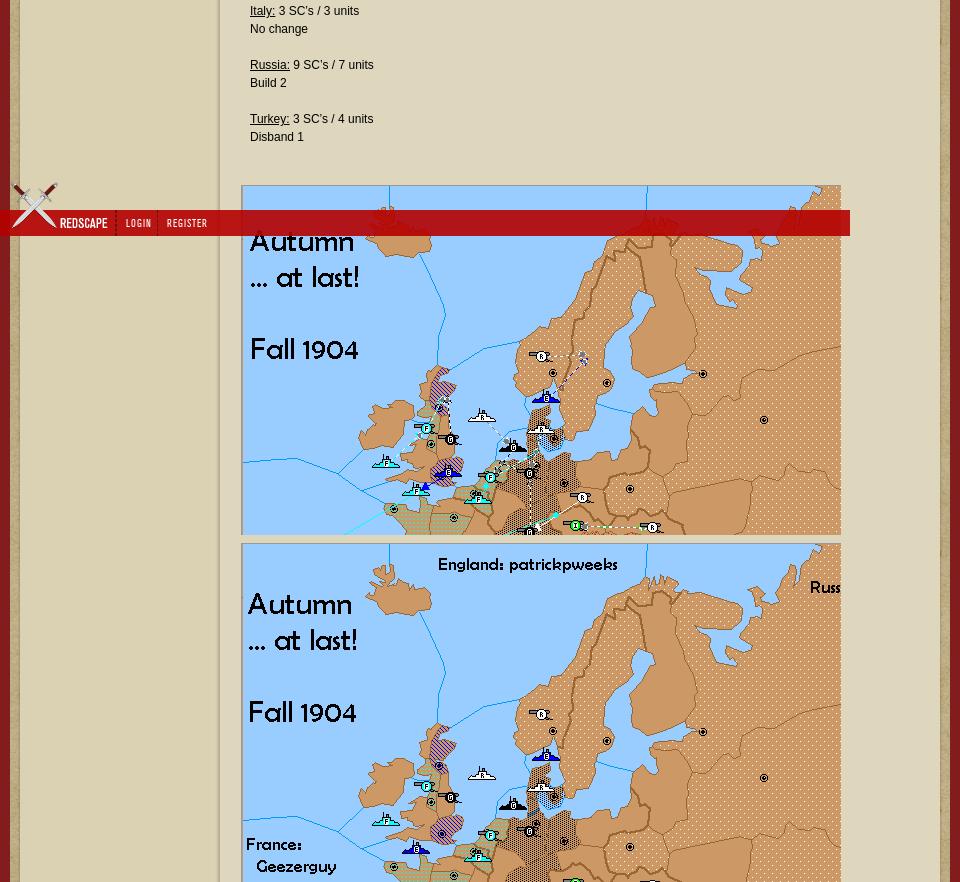  What do you see at coordinates (268, 65) in the screenshot?
I see `'Russia:'` at bounding box center [268, 65].